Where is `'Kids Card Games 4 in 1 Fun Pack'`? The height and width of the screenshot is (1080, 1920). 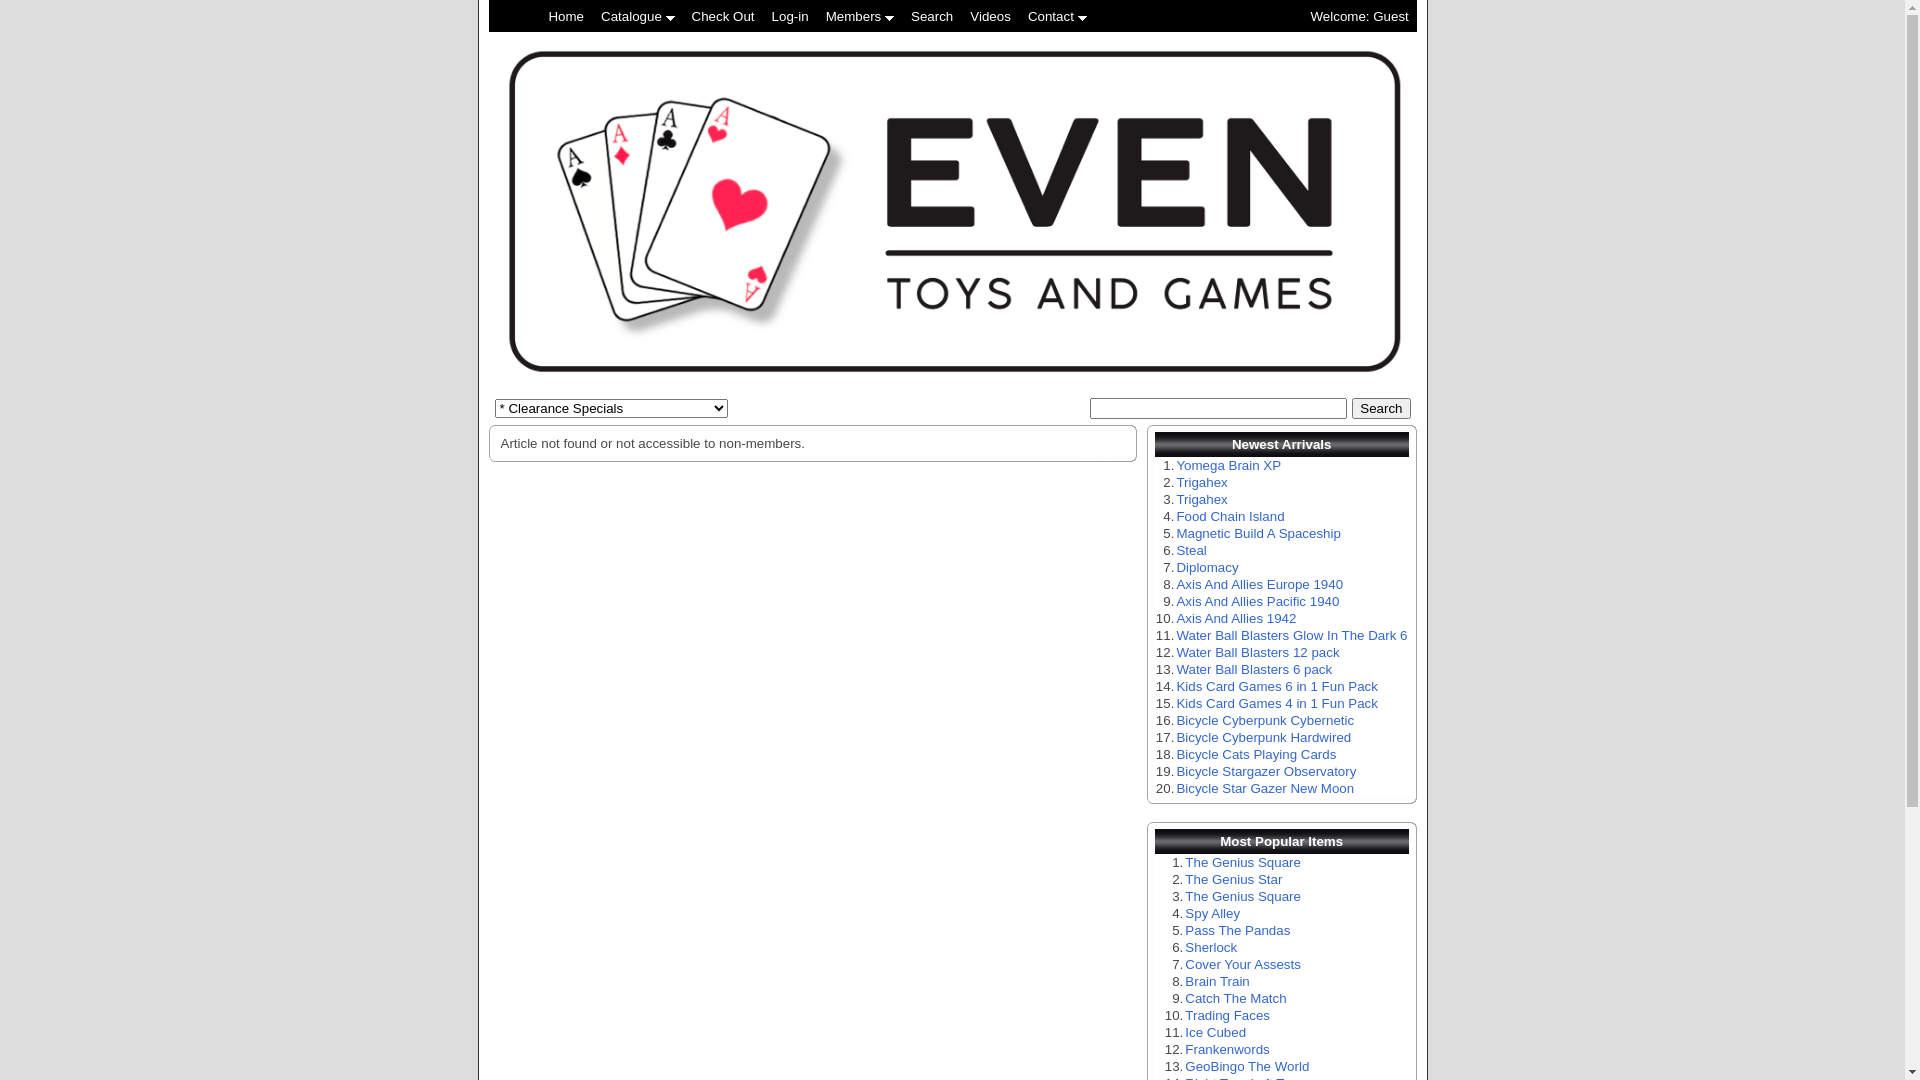
'Kids Card Games 4 in 1 Fun Pack' is located at coordinates (1275, 702).